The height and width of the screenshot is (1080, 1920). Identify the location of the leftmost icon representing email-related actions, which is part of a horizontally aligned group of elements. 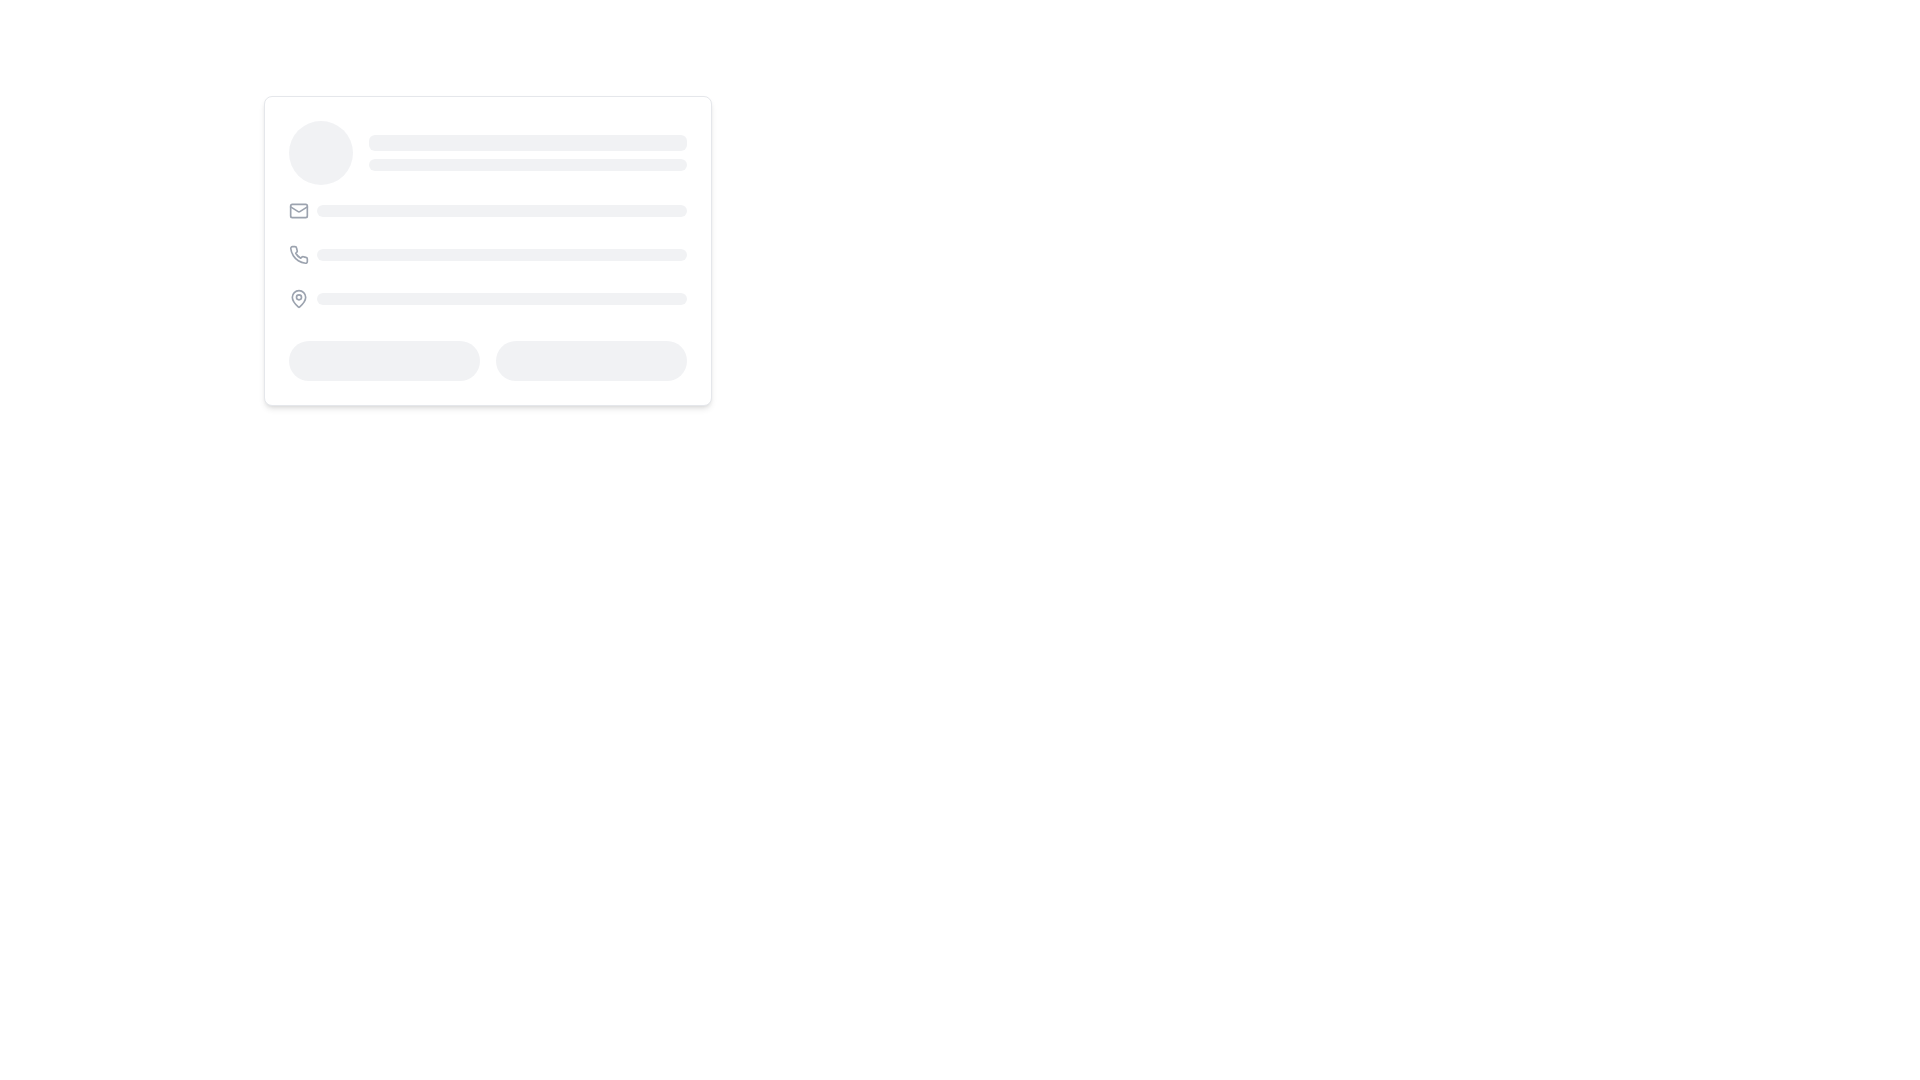
(297, 211).